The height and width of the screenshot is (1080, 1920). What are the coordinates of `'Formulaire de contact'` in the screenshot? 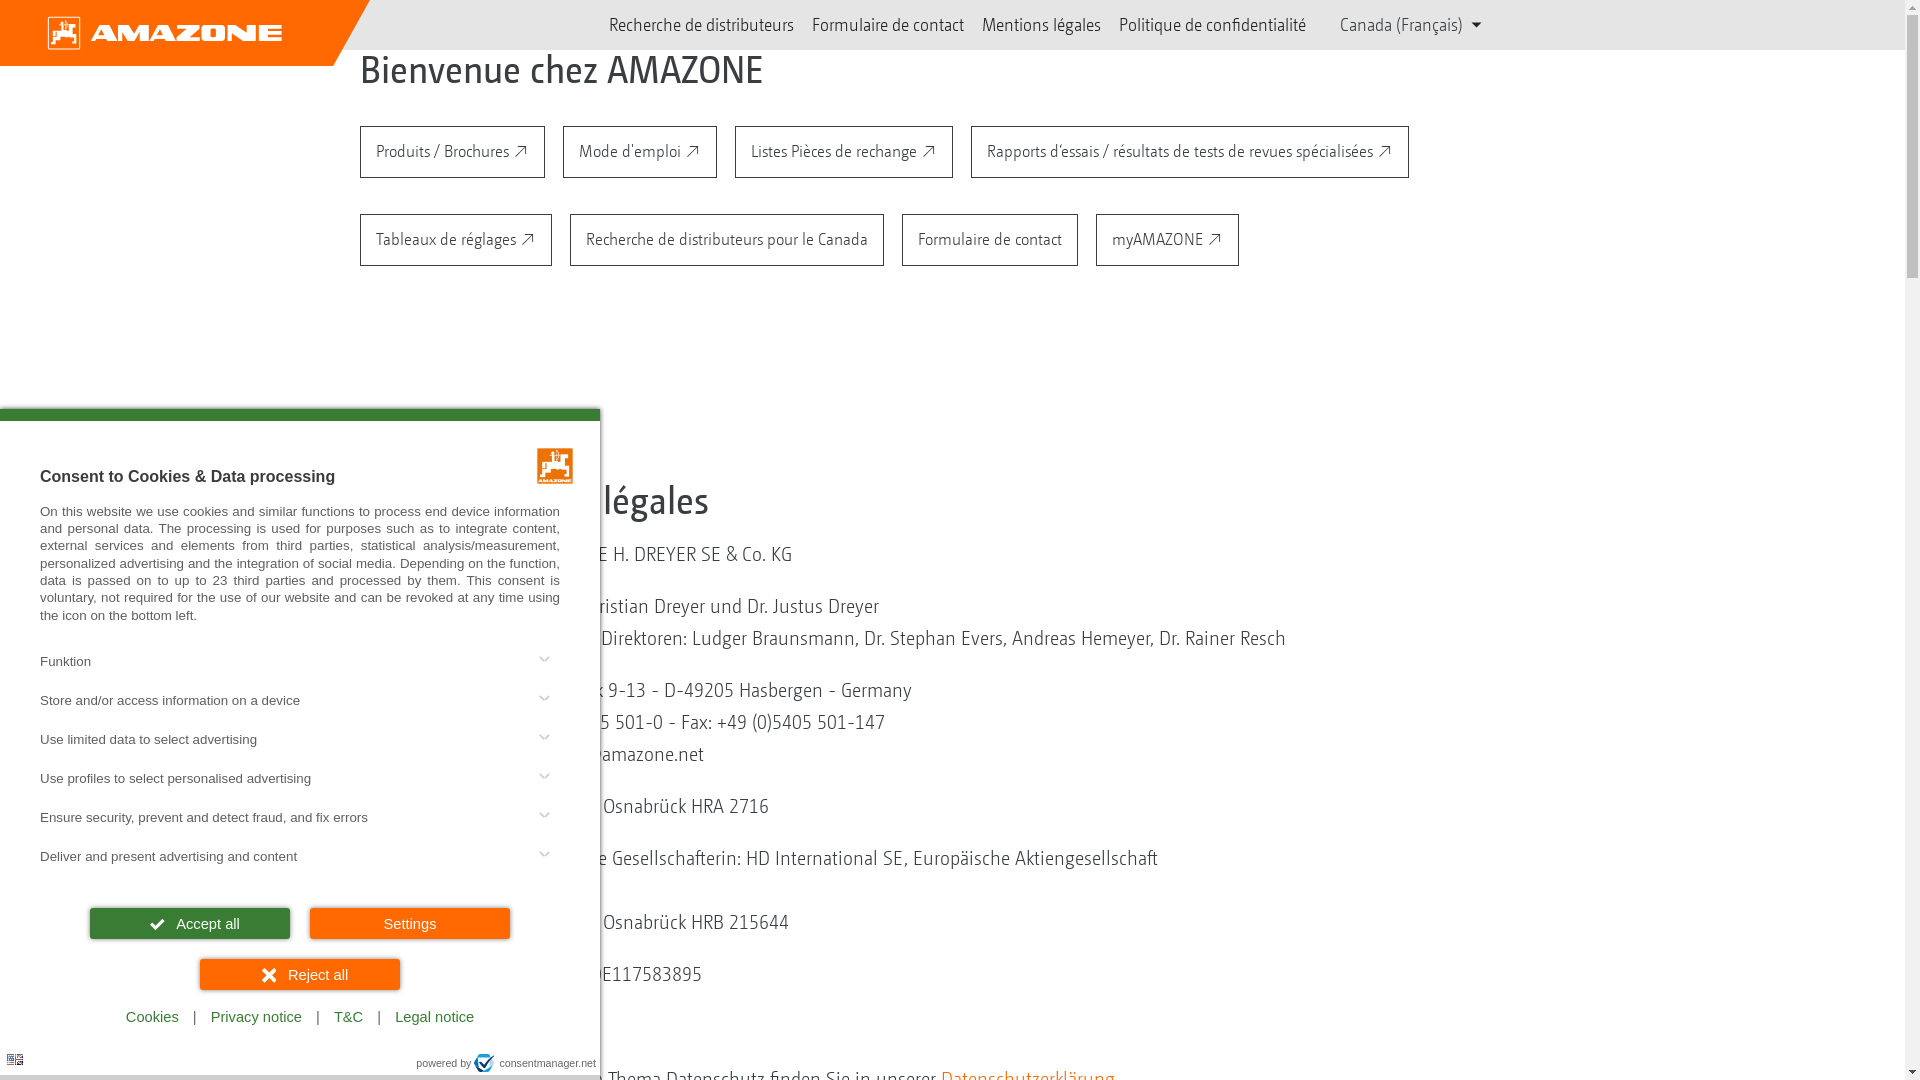 It's located at (811, 24).